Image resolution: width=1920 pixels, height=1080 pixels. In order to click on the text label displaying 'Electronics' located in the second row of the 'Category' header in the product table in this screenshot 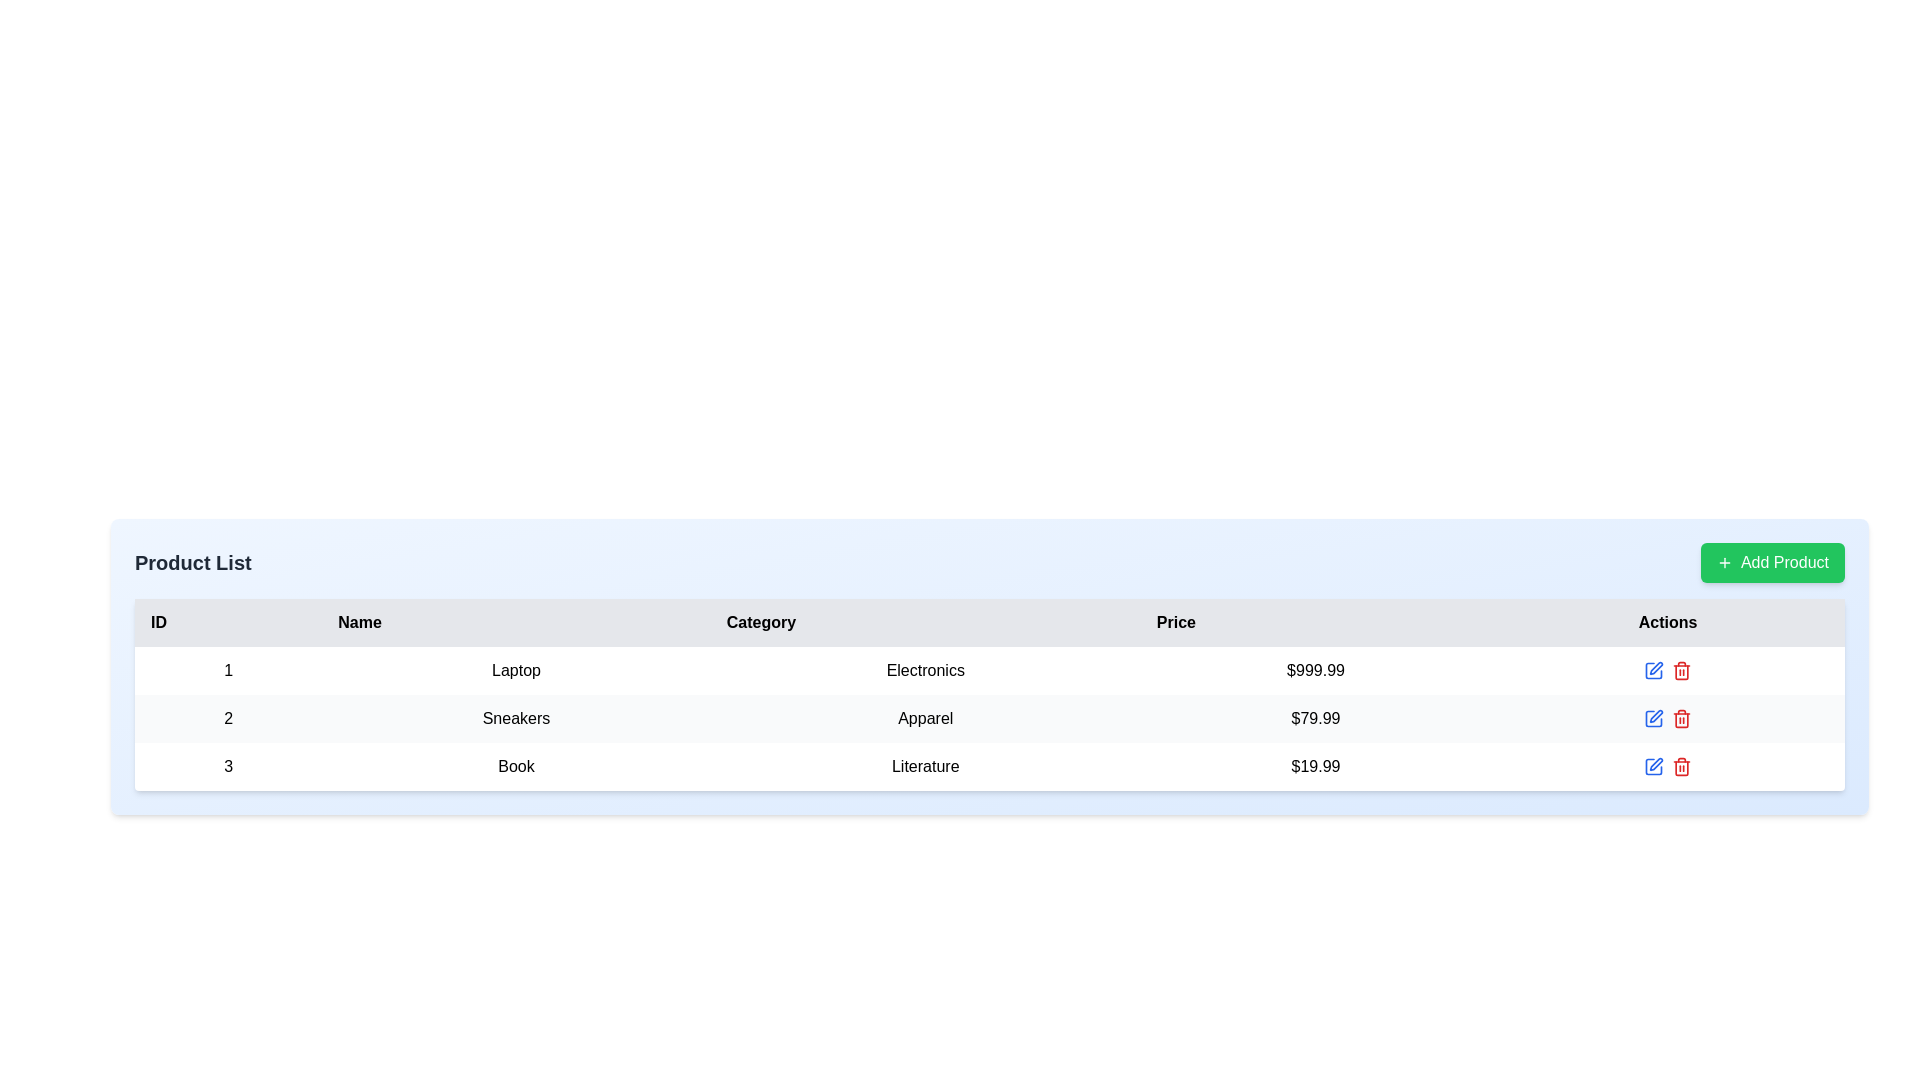, I will do `click(924, 671)`.